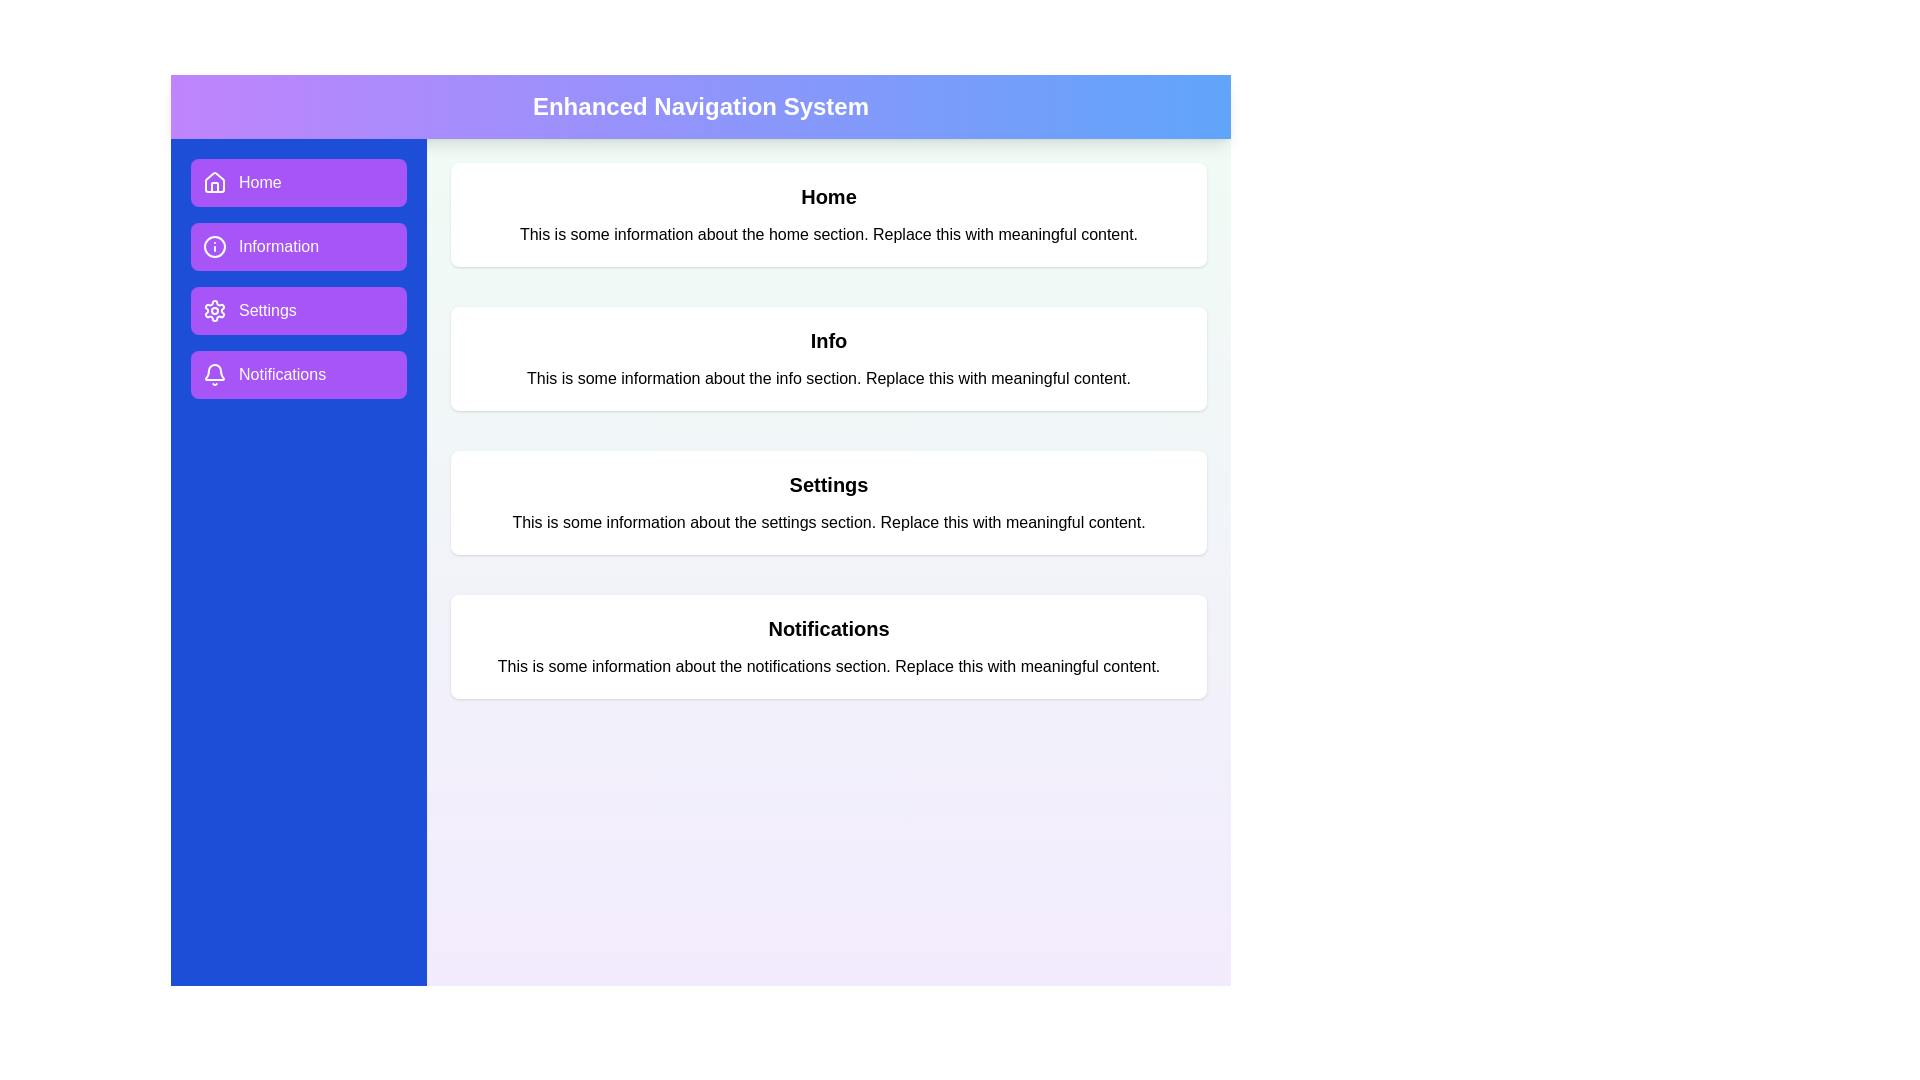  What do you see at coordinates (700, 107) in the screenshot?
I see `the Header banner that features a gradient background from purple to blue and contains the text 'Enhanced Navigation System' in white` at bounding box center [700, 107].